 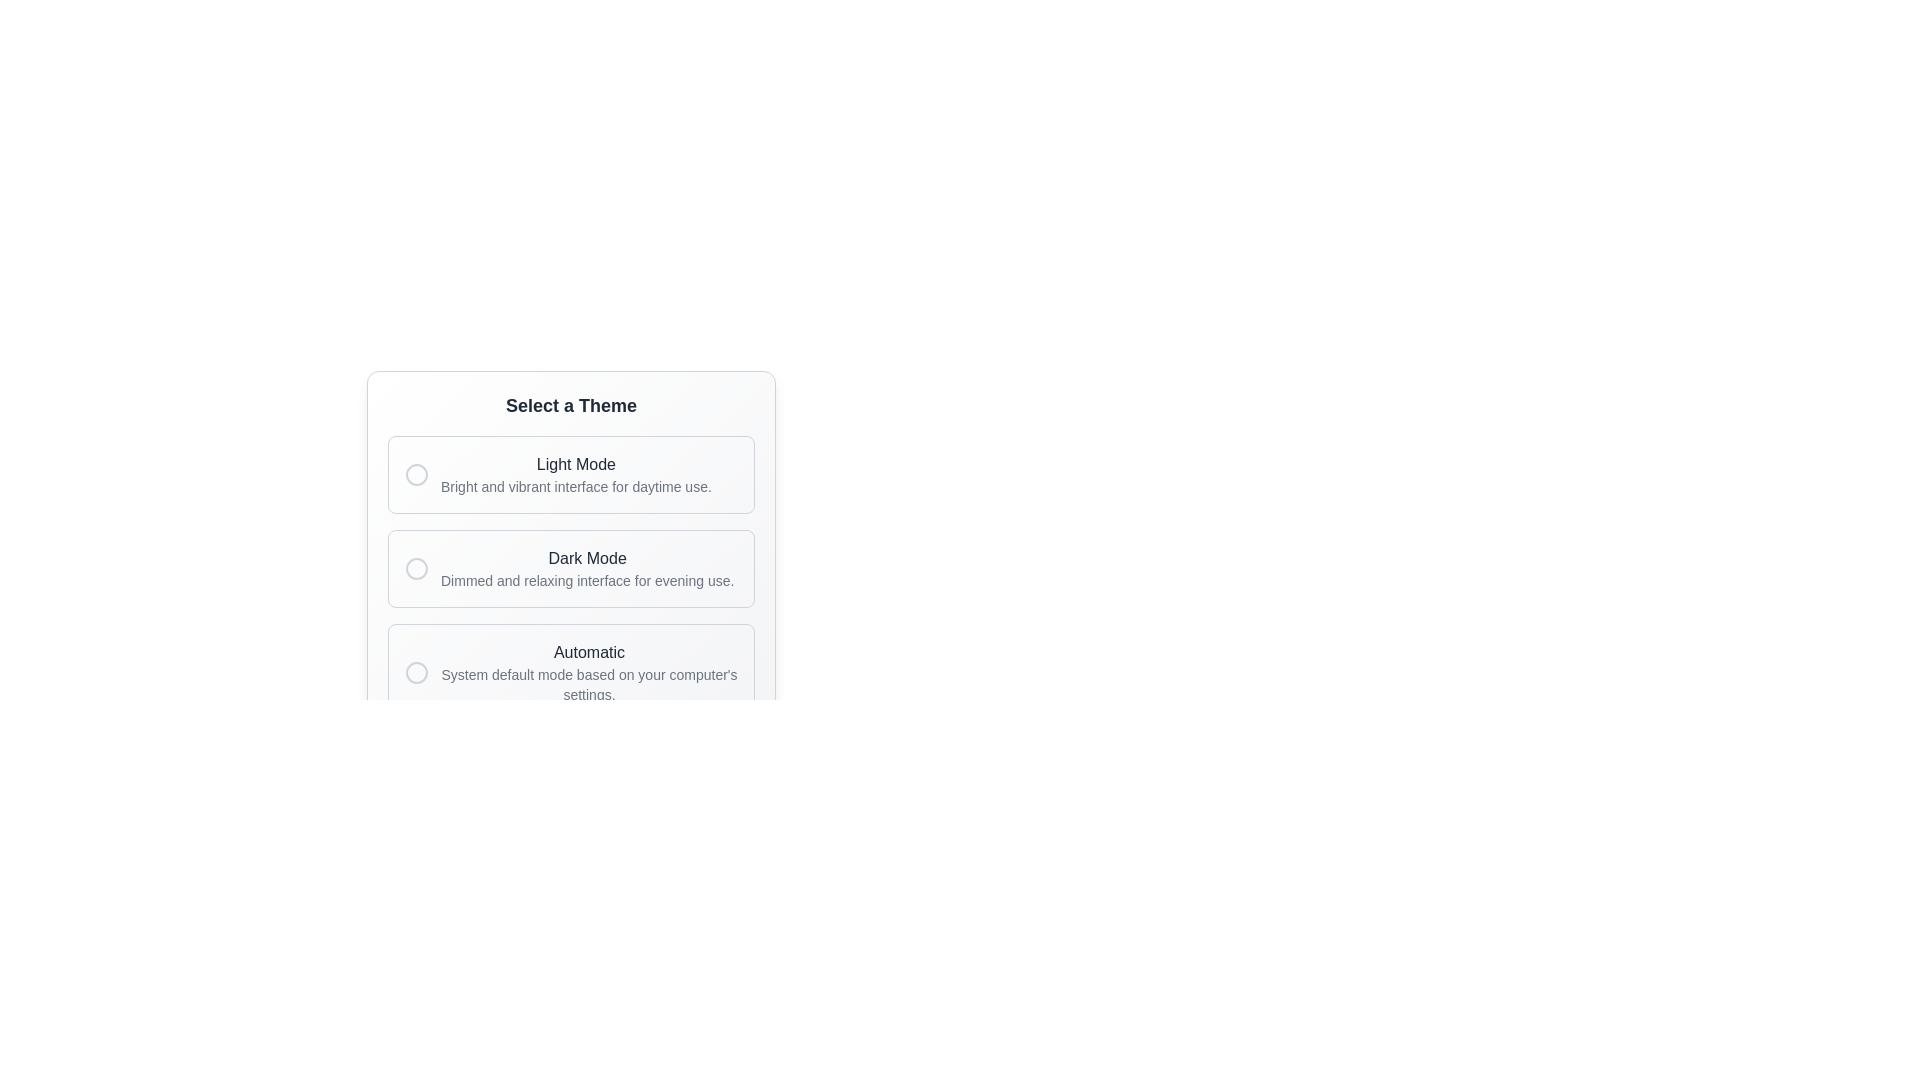 What do you see at coordinates (570, 405) in the screenshot?
I see `bold text label stating 'Select a Theme' located at the top of the theme selection panel` at bounding box center [570, 405].